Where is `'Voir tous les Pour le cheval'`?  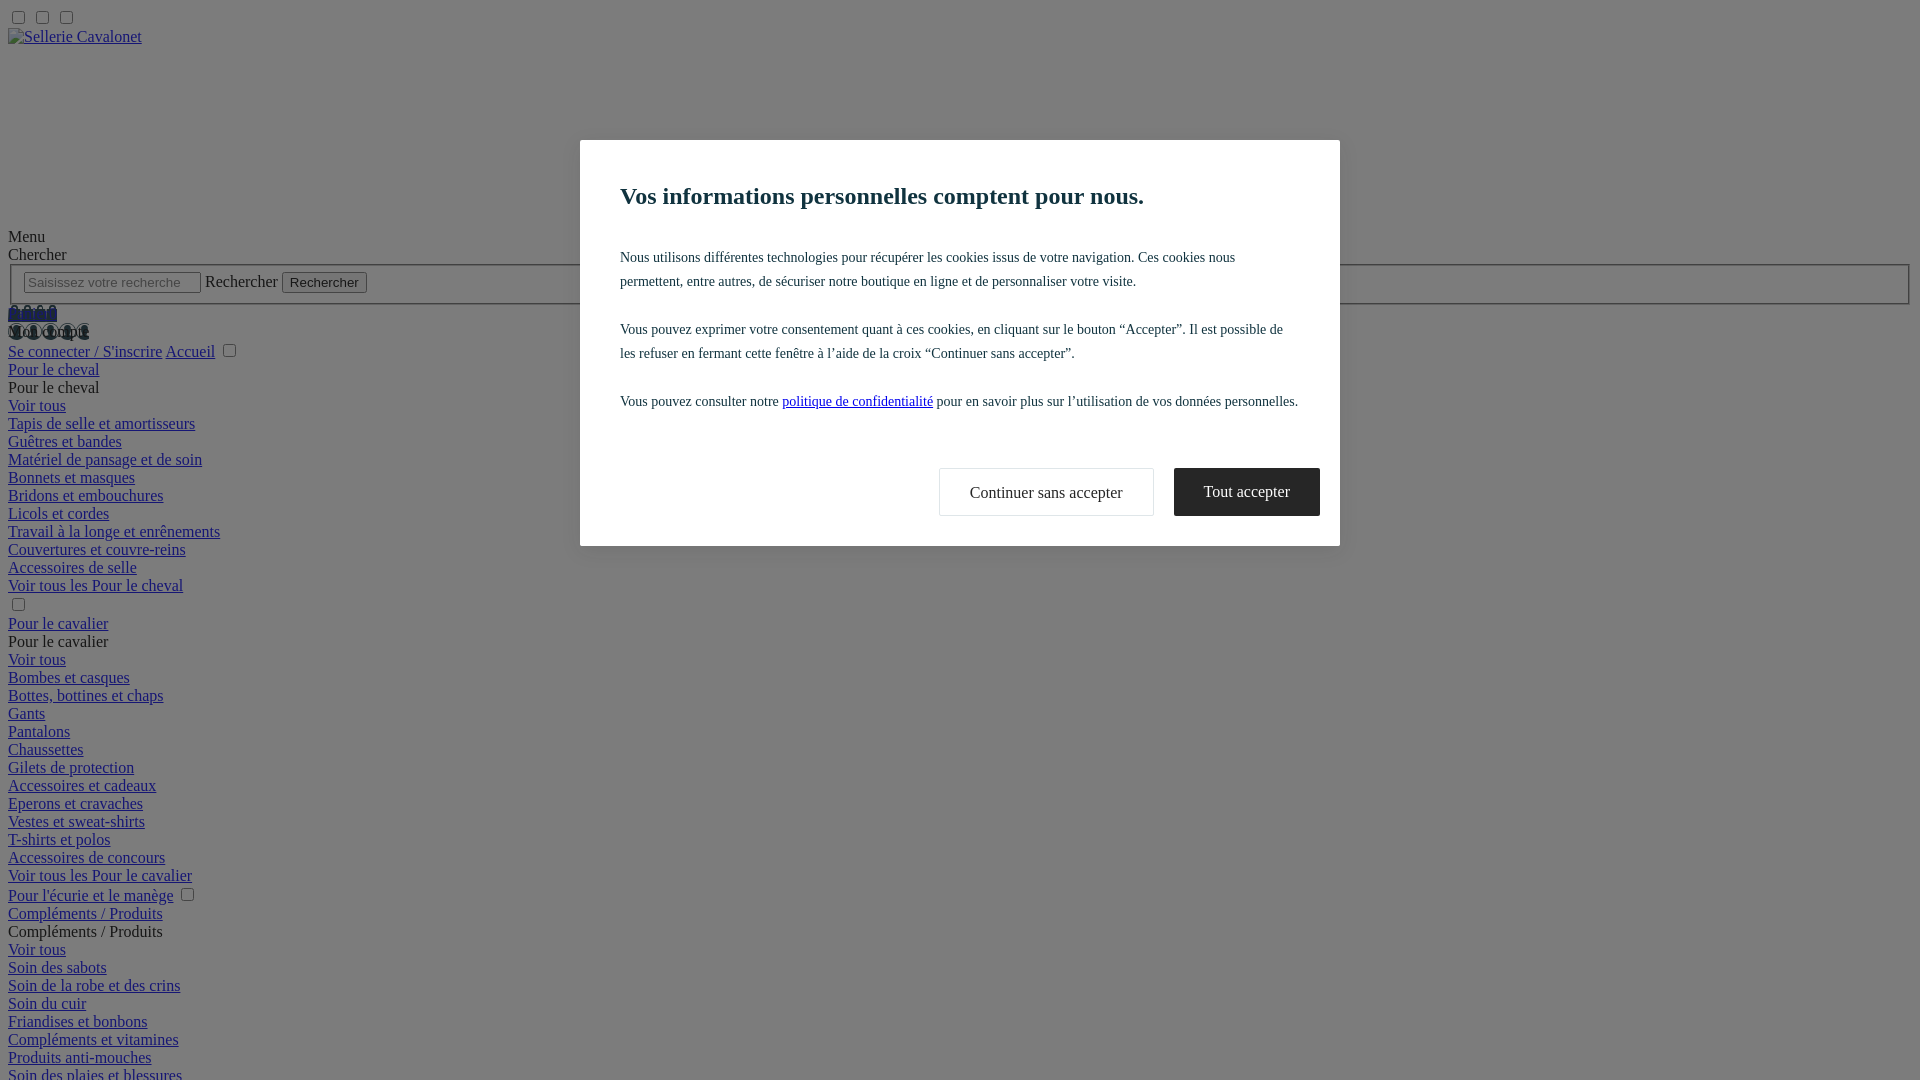 'Voir tous les Pour le cheval' is located at coordinates (94, 585).